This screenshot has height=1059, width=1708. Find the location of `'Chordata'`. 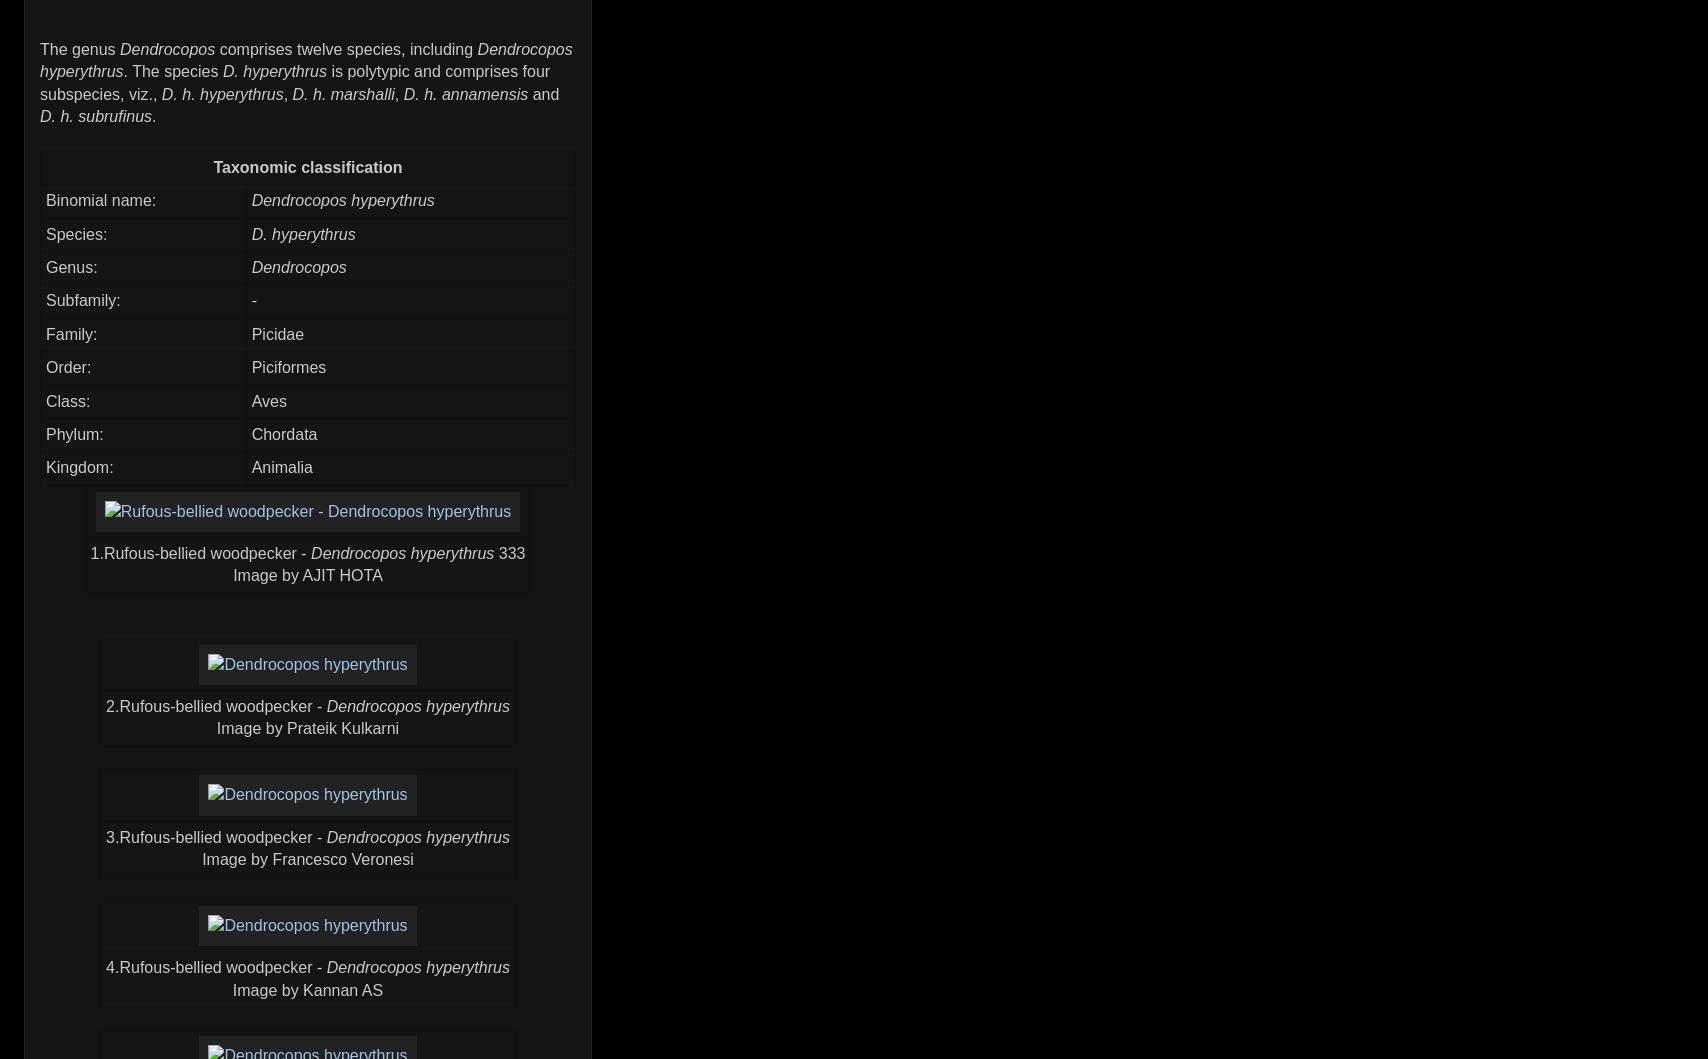

'Chordata' is located at coordinates (284, 433).